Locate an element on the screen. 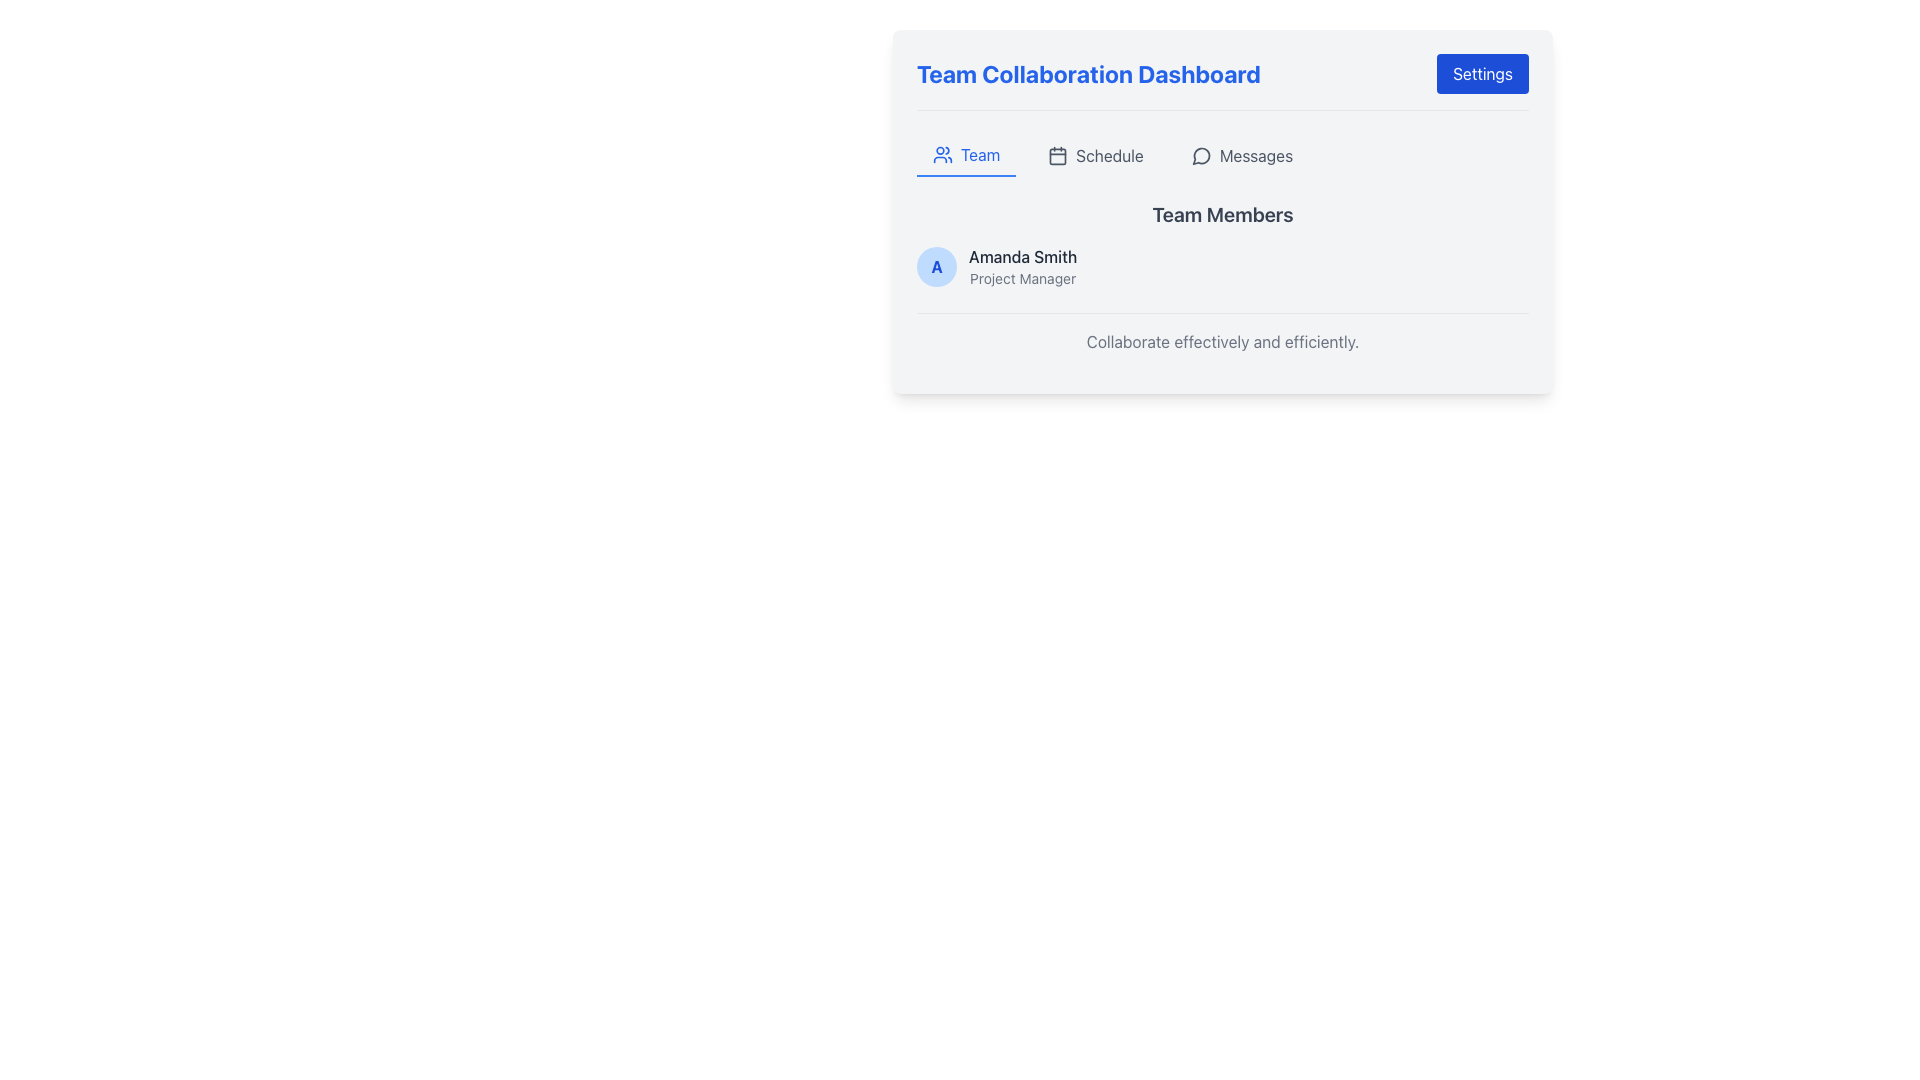 This screenshot has height=1080, width=1920. the text component displaying 'Amanda Smith' and 'Project Manager' is located at coordinates (1023, 265).